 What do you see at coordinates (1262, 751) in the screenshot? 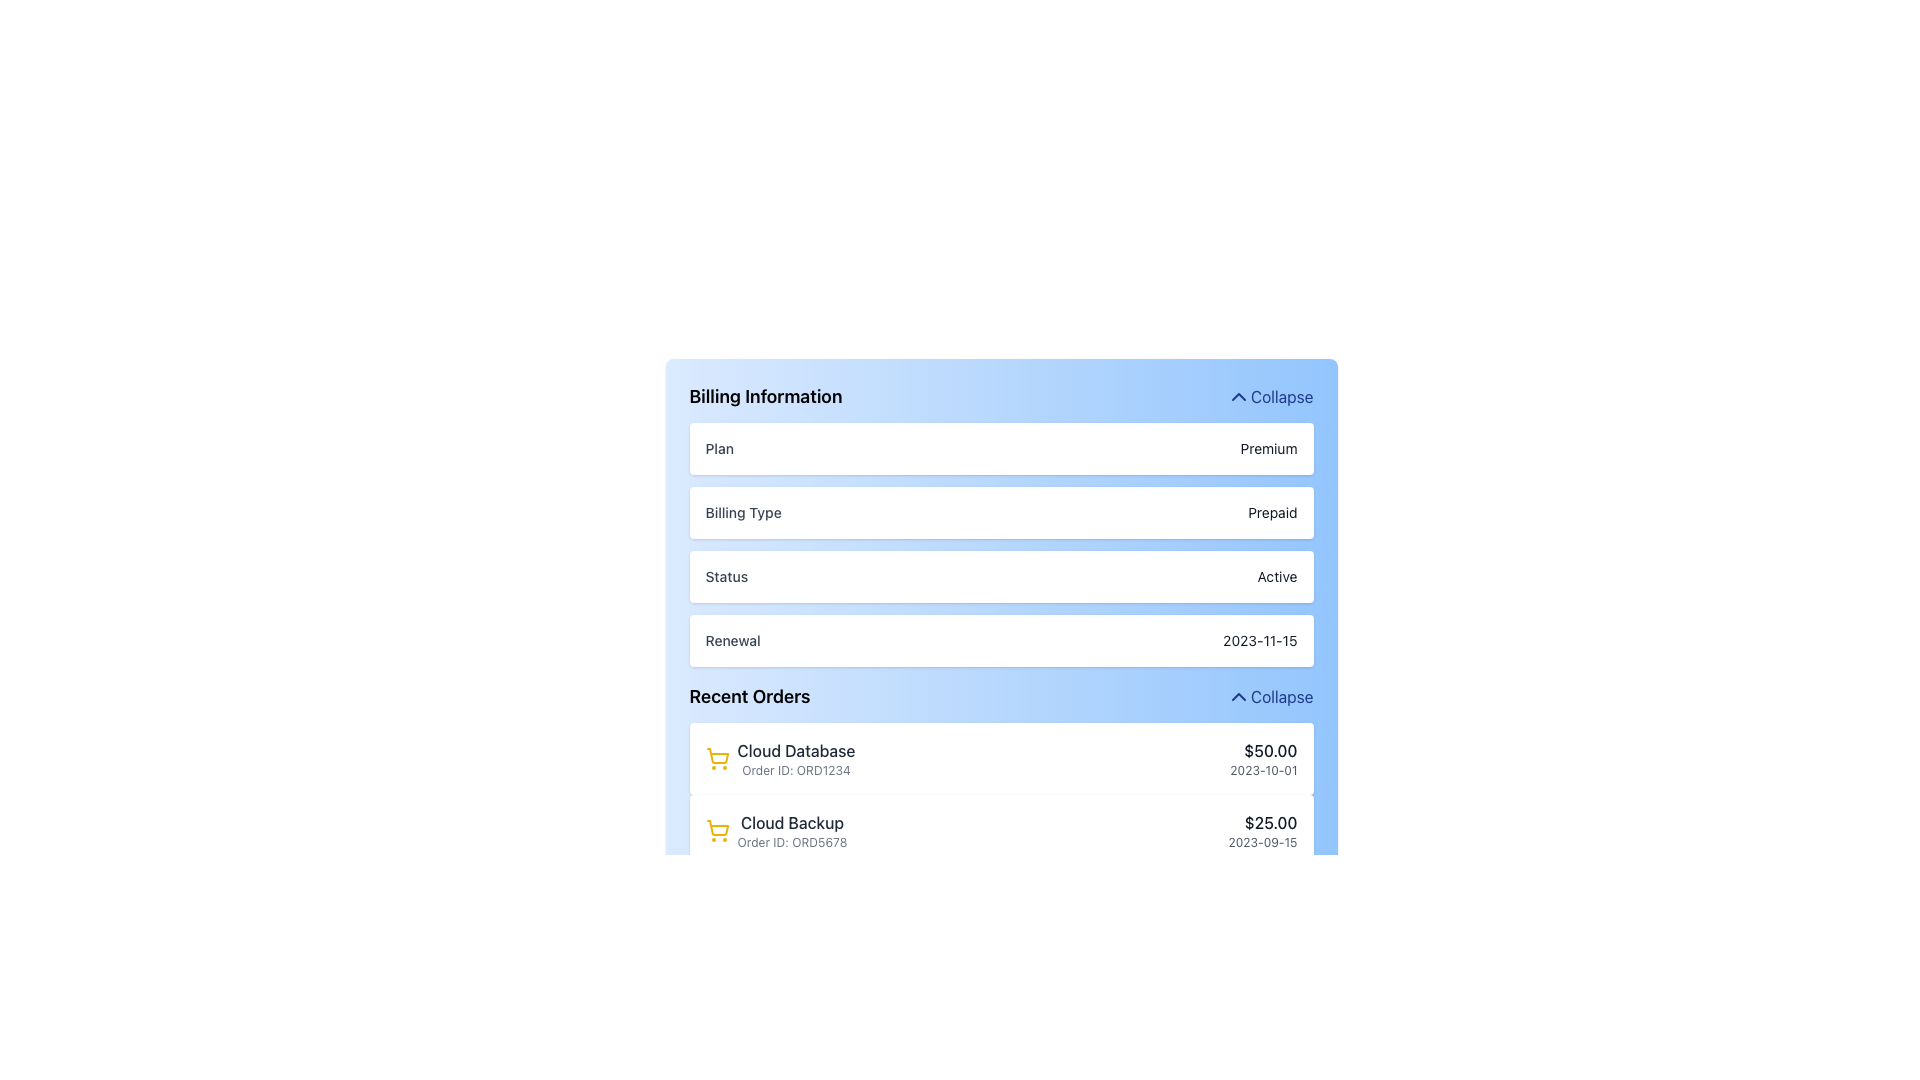
I see `the static text display showing the amount associated with the first order in the 'Recent Orders' section, located in the top-right corner` at bounding box center [1262, 751].